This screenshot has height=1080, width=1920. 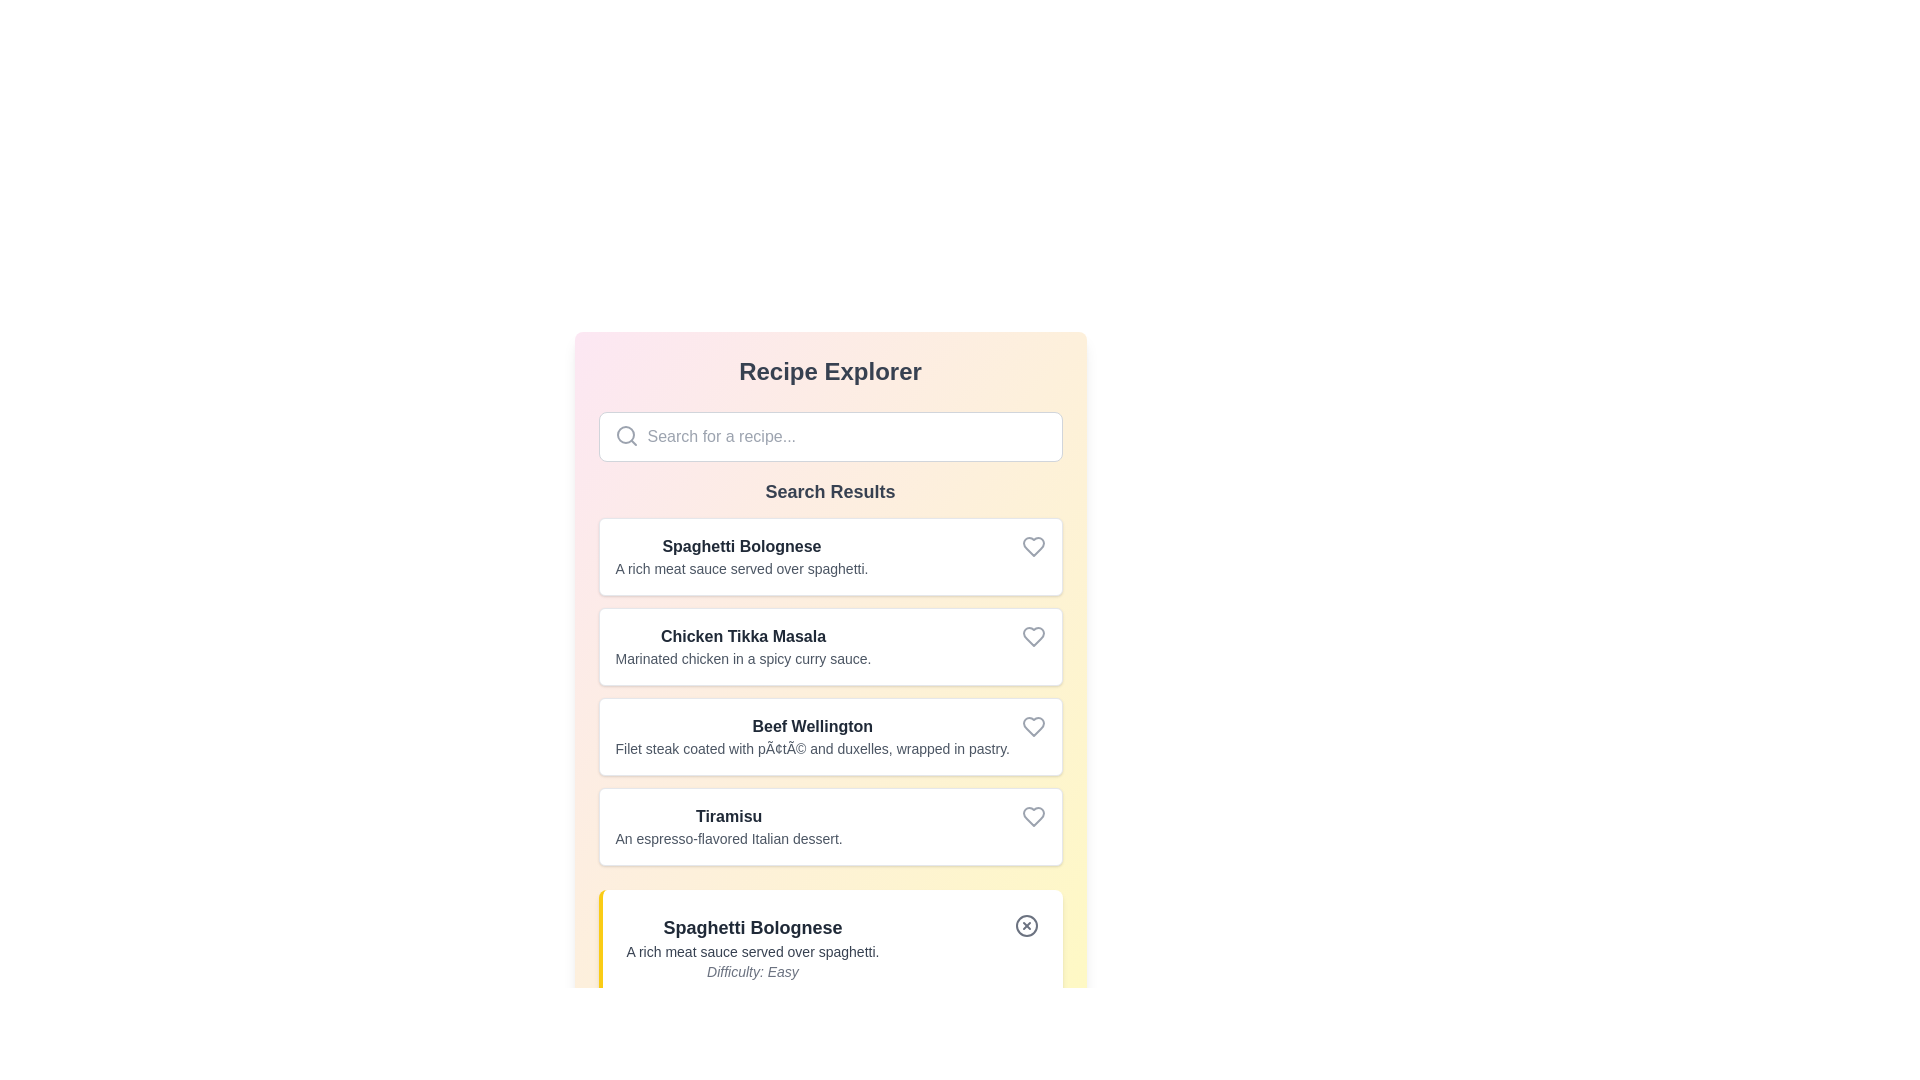 I want to click on the 'Search Results' label, which is a prominent textual label displayed in bold, dark gray font on a search results page, so click(x=830, y=492).